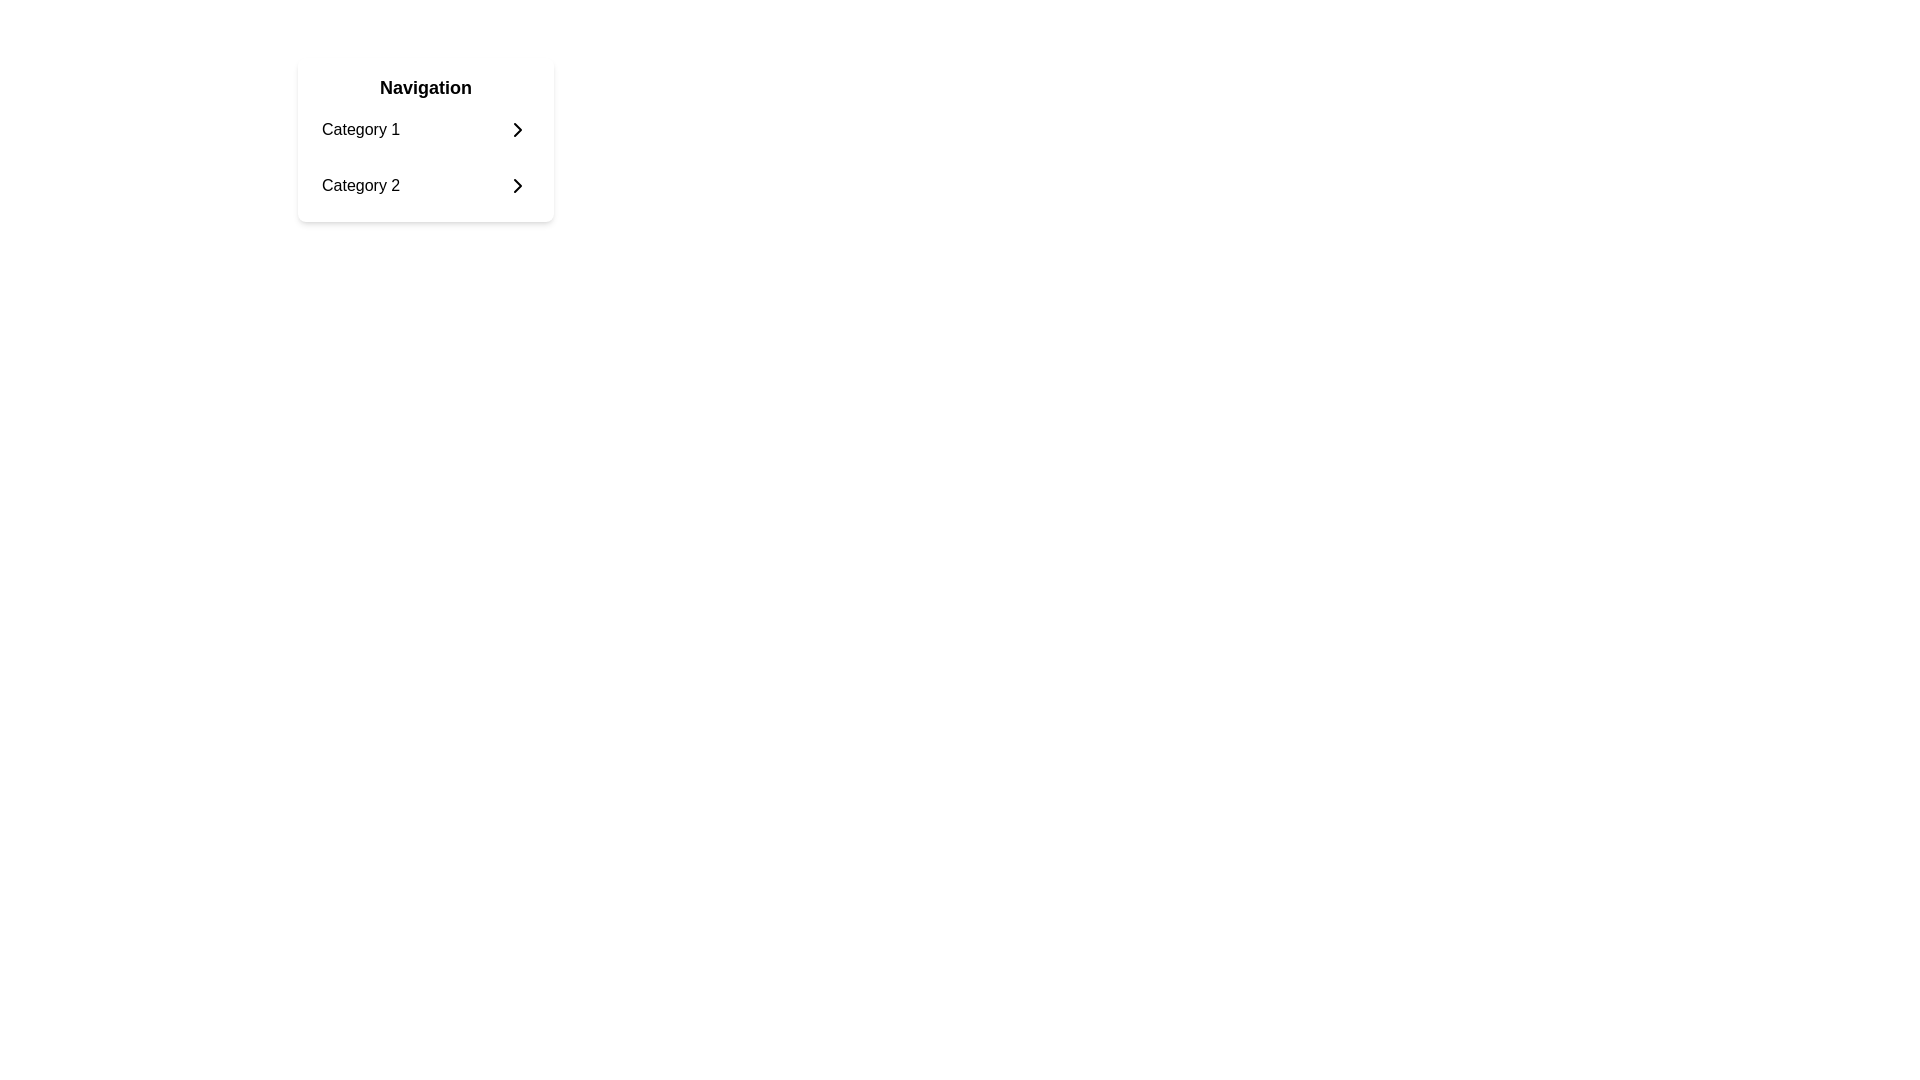  Describe the element at coordinates (518, 185) in the screenshot. I see `the navigation icon for 'Category 2'` at that location.